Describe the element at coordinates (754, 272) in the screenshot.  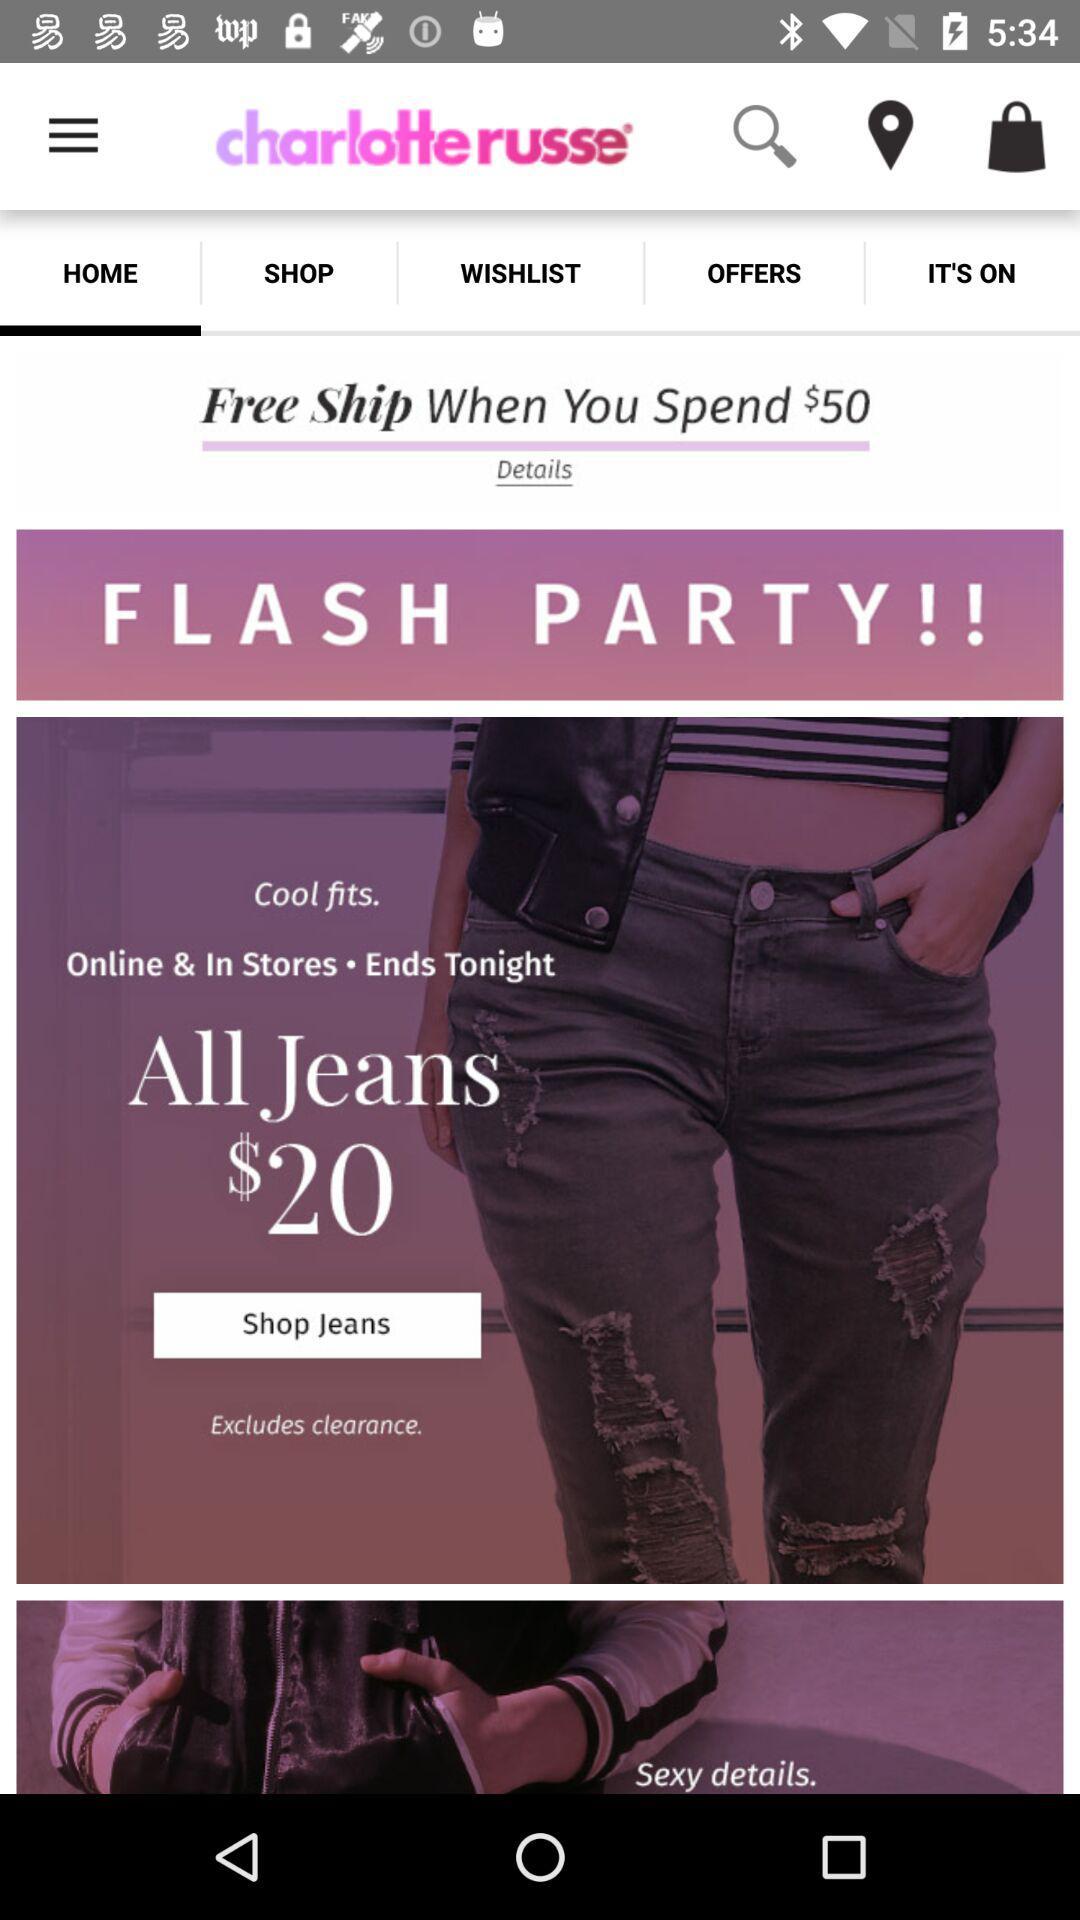
I see `the icon next to wishlist icon` at that location.